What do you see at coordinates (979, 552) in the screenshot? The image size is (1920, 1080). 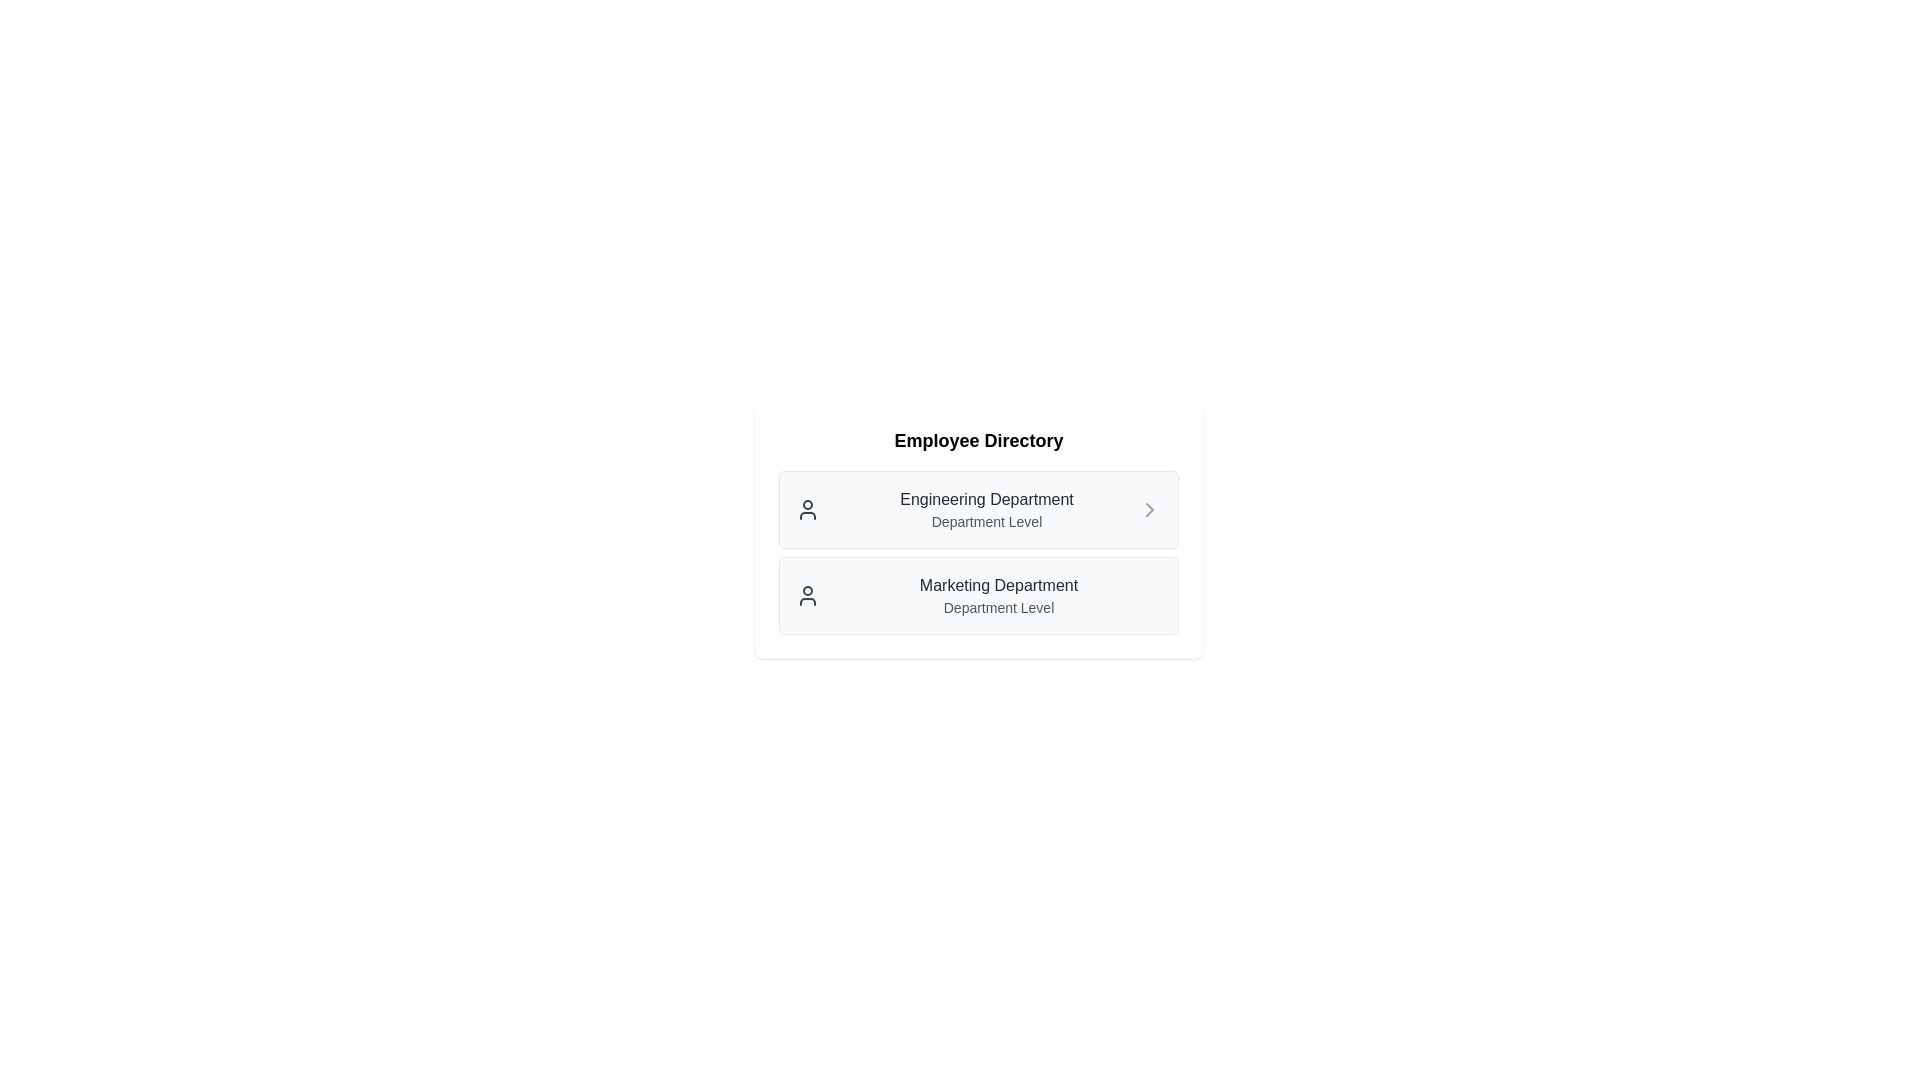 I see `the second department card in the 'Employee Directory'` at bounding box center [979, 552].